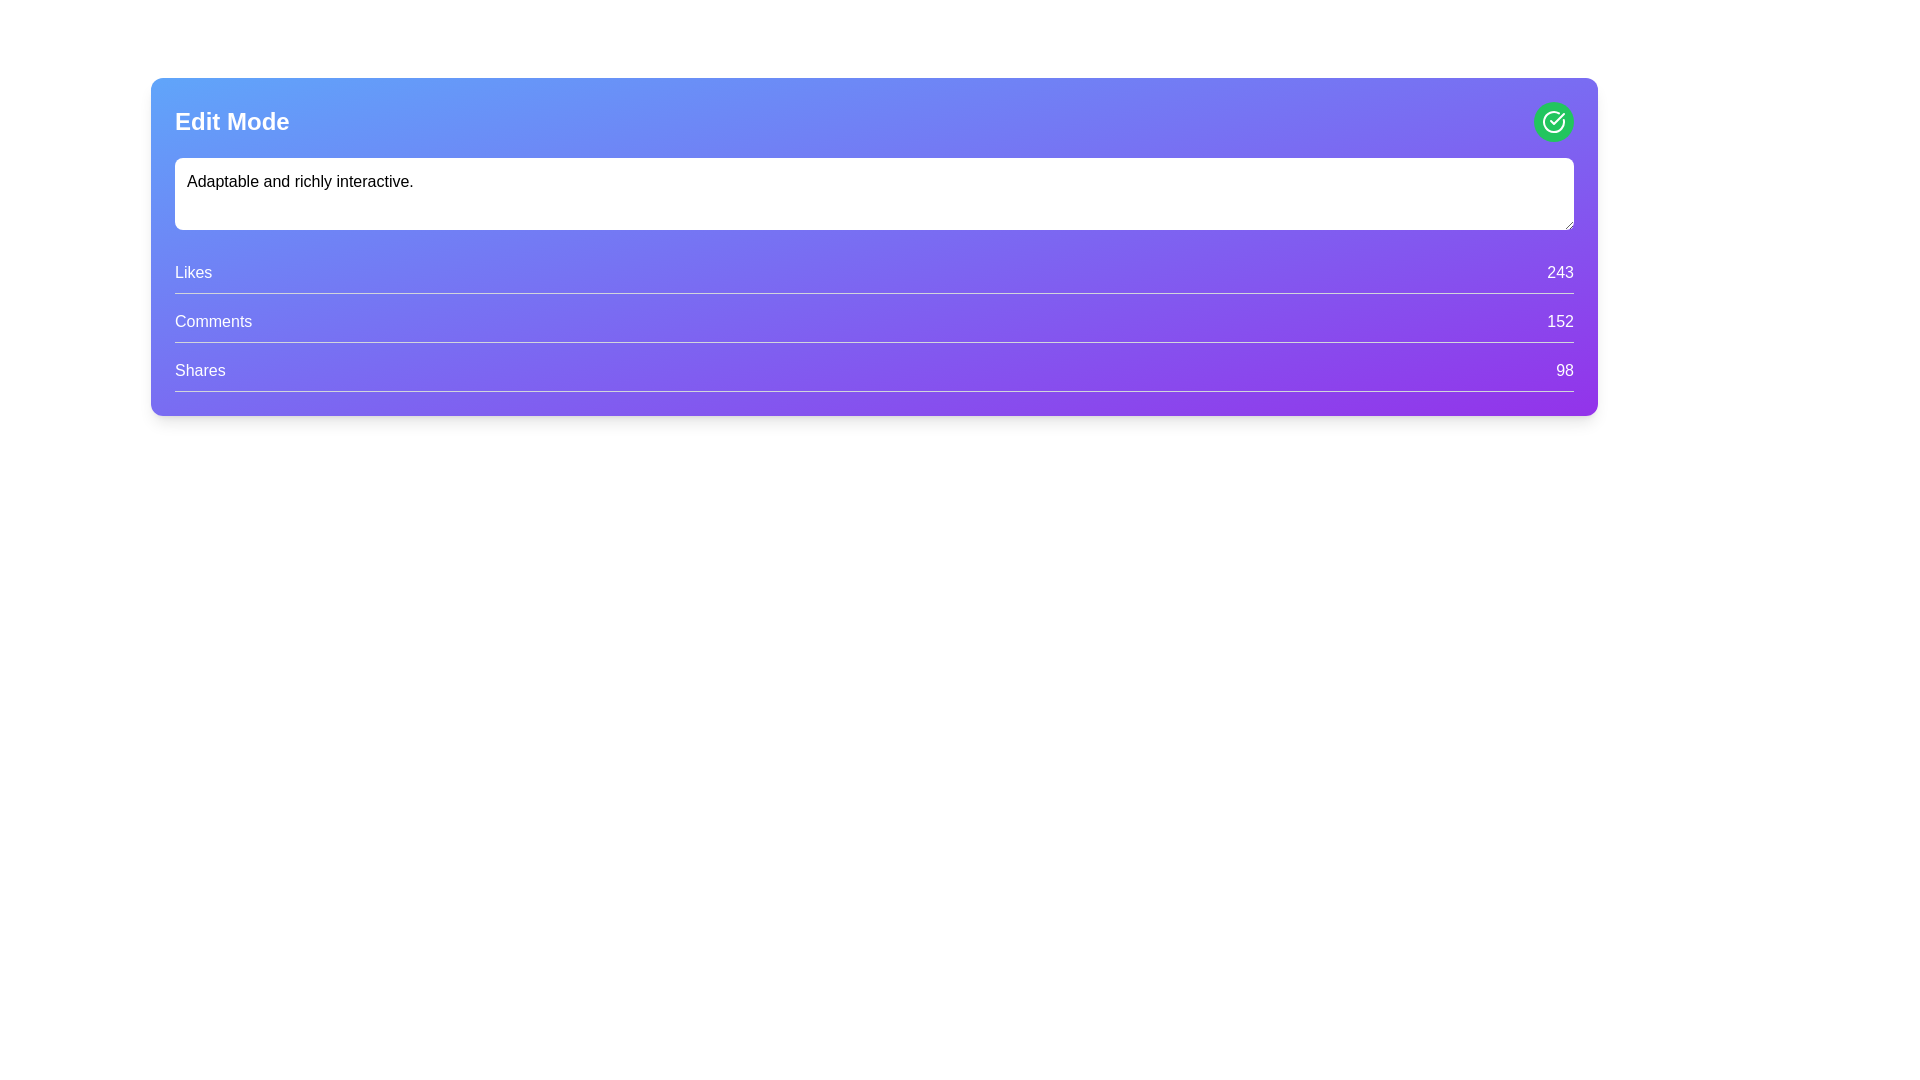  I want to click on the numerical value '243' displayed in white text against a purple background, which is aligned to the right side of the row labeled 'Likes', so click(1559, 273).